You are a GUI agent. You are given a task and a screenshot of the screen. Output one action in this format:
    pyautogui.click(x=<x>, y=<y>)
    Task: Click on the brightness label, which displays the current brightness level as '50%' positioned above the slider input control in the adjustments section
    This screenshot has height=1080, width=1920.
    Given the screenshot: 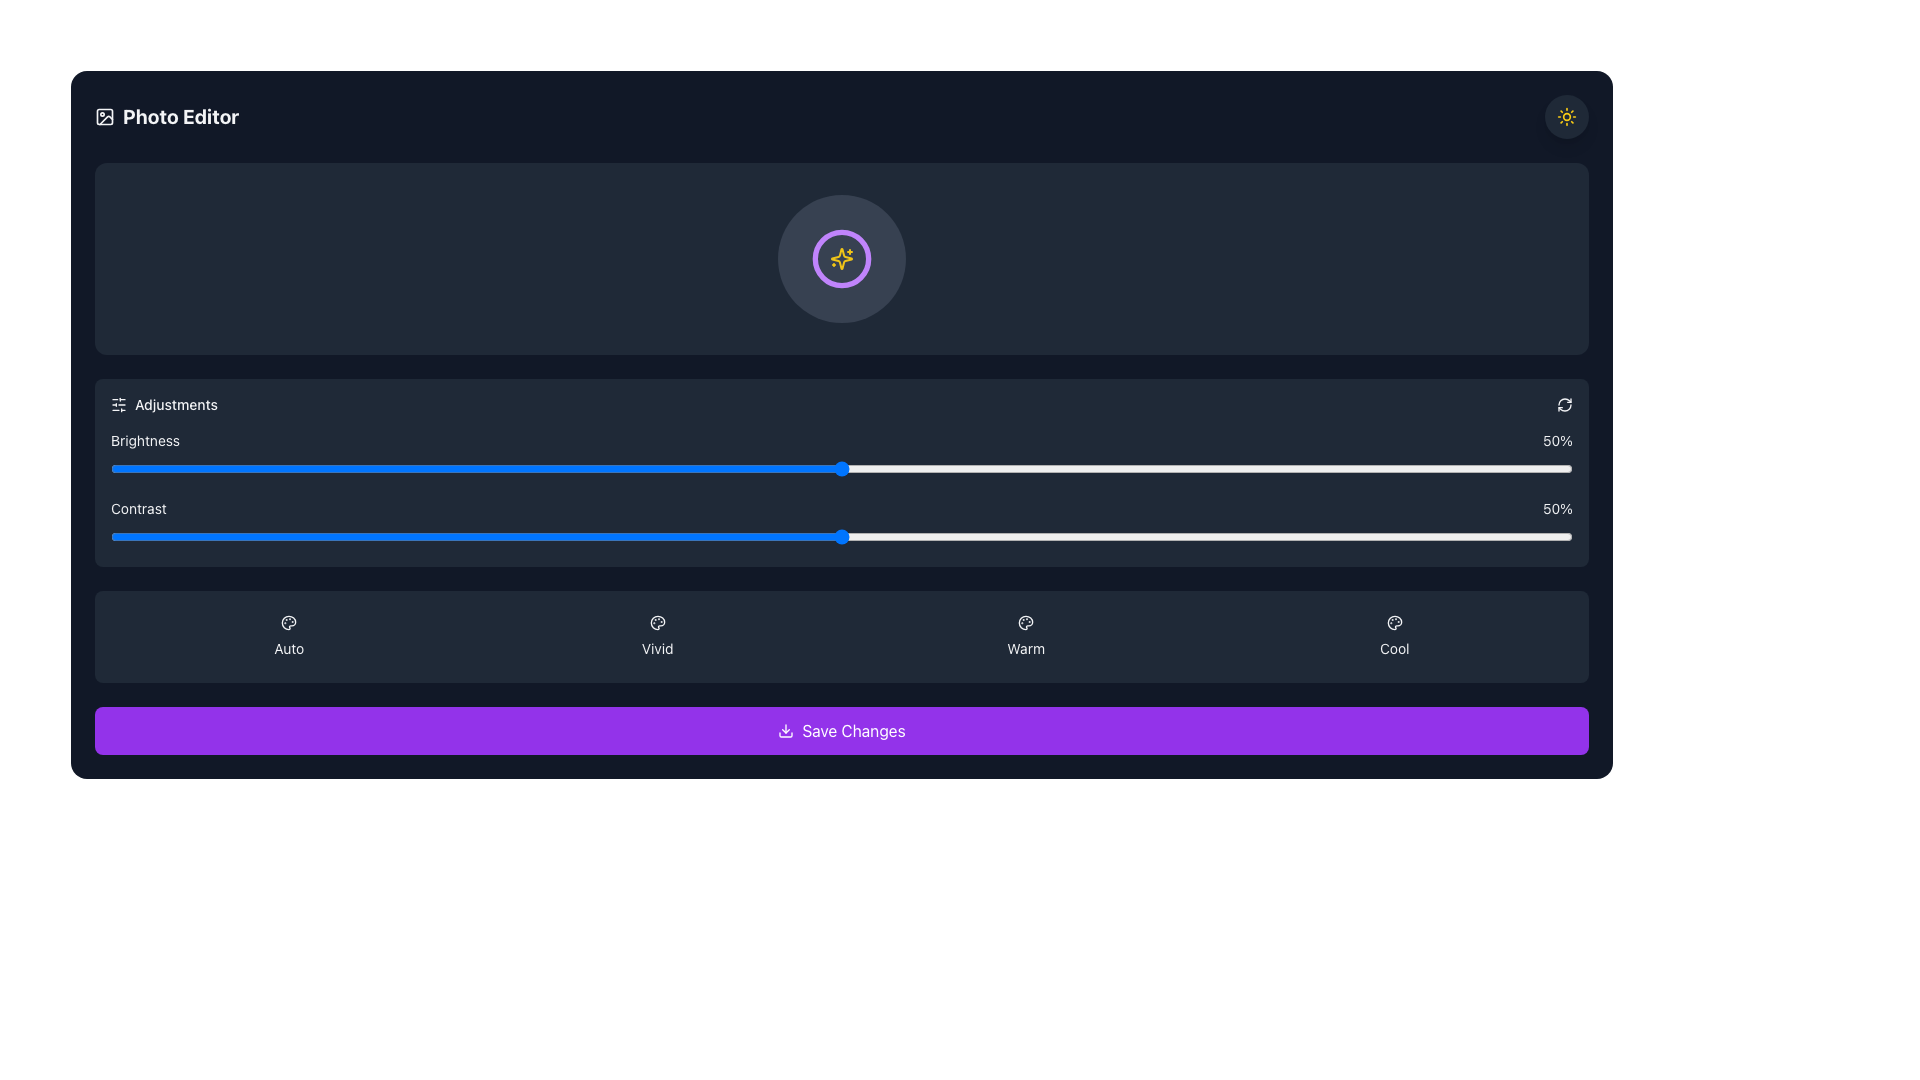 What is the action you would take?
    pyautogui.click(x=841, y=439)
    